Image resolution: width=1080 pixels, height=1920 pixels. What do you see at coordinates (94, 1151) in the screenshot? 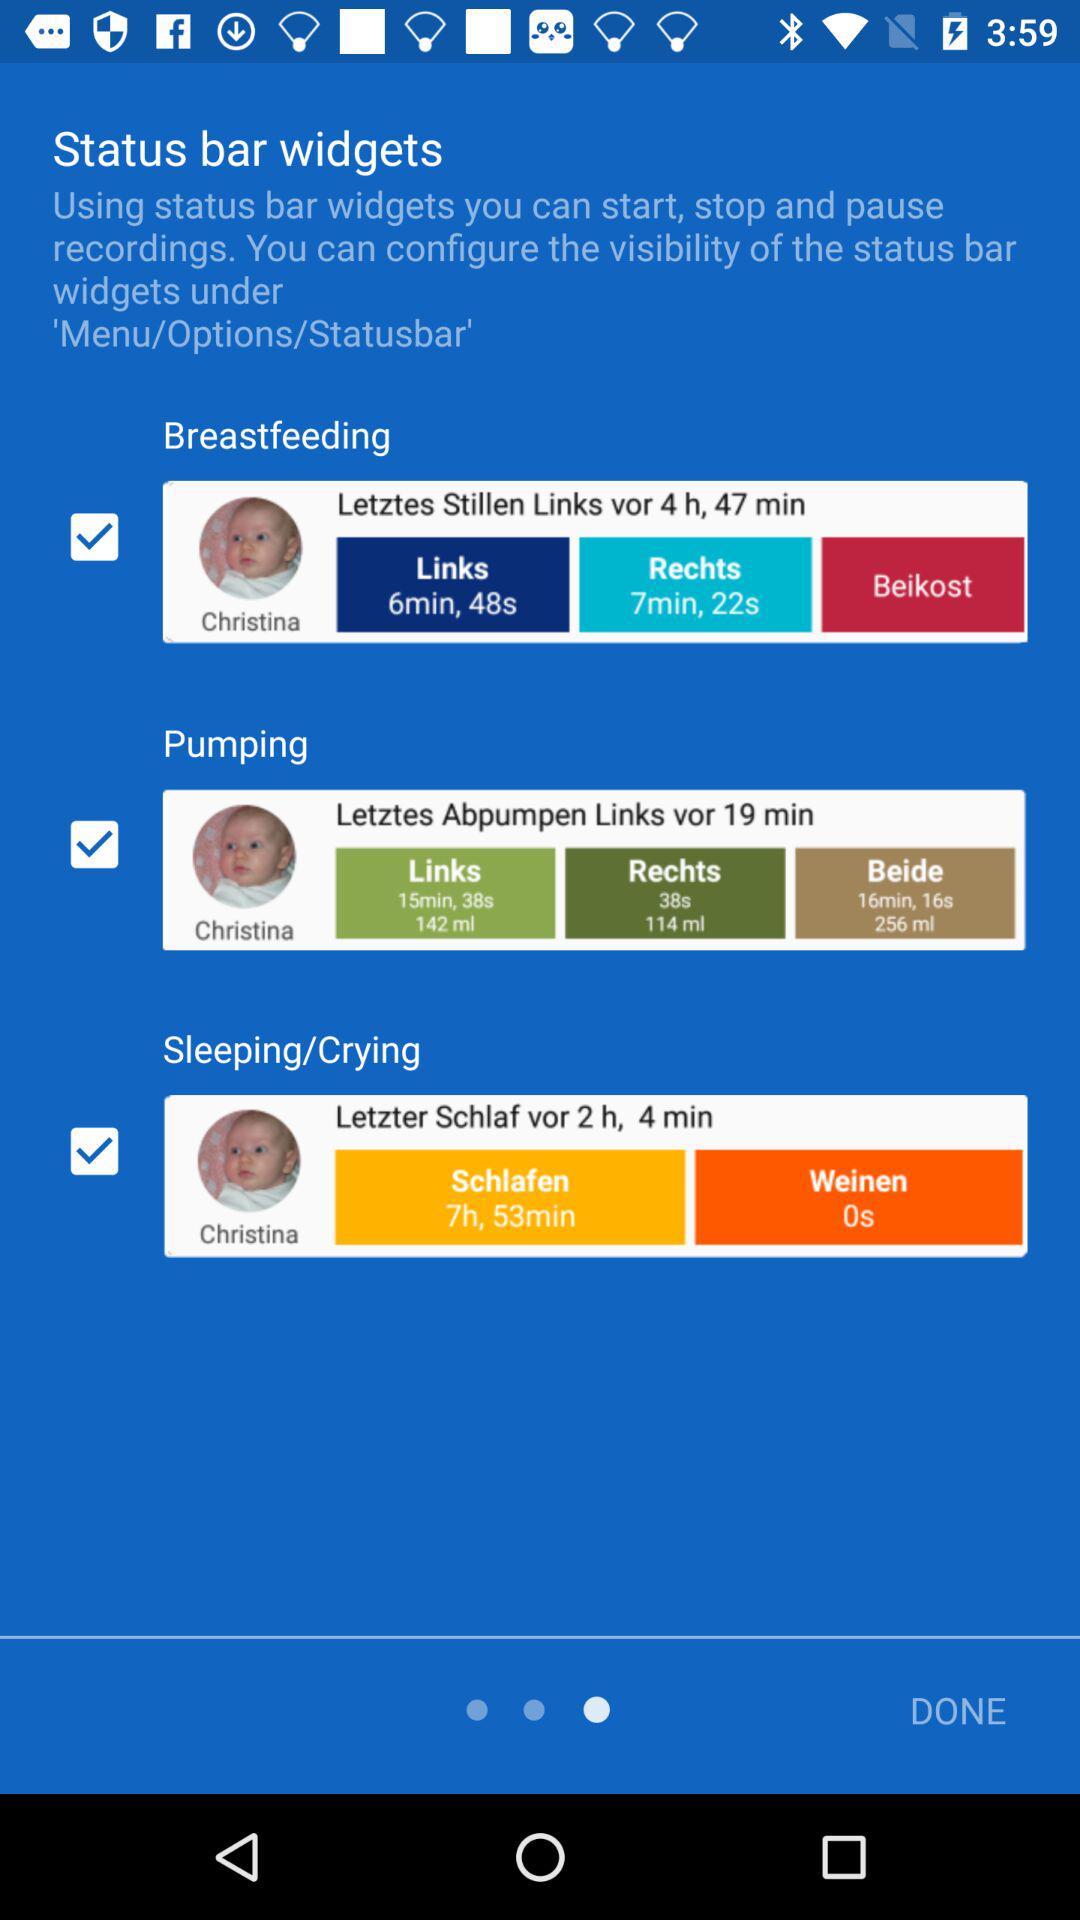
I see `selected/ unselected option` at bounding box center [94, 1151].